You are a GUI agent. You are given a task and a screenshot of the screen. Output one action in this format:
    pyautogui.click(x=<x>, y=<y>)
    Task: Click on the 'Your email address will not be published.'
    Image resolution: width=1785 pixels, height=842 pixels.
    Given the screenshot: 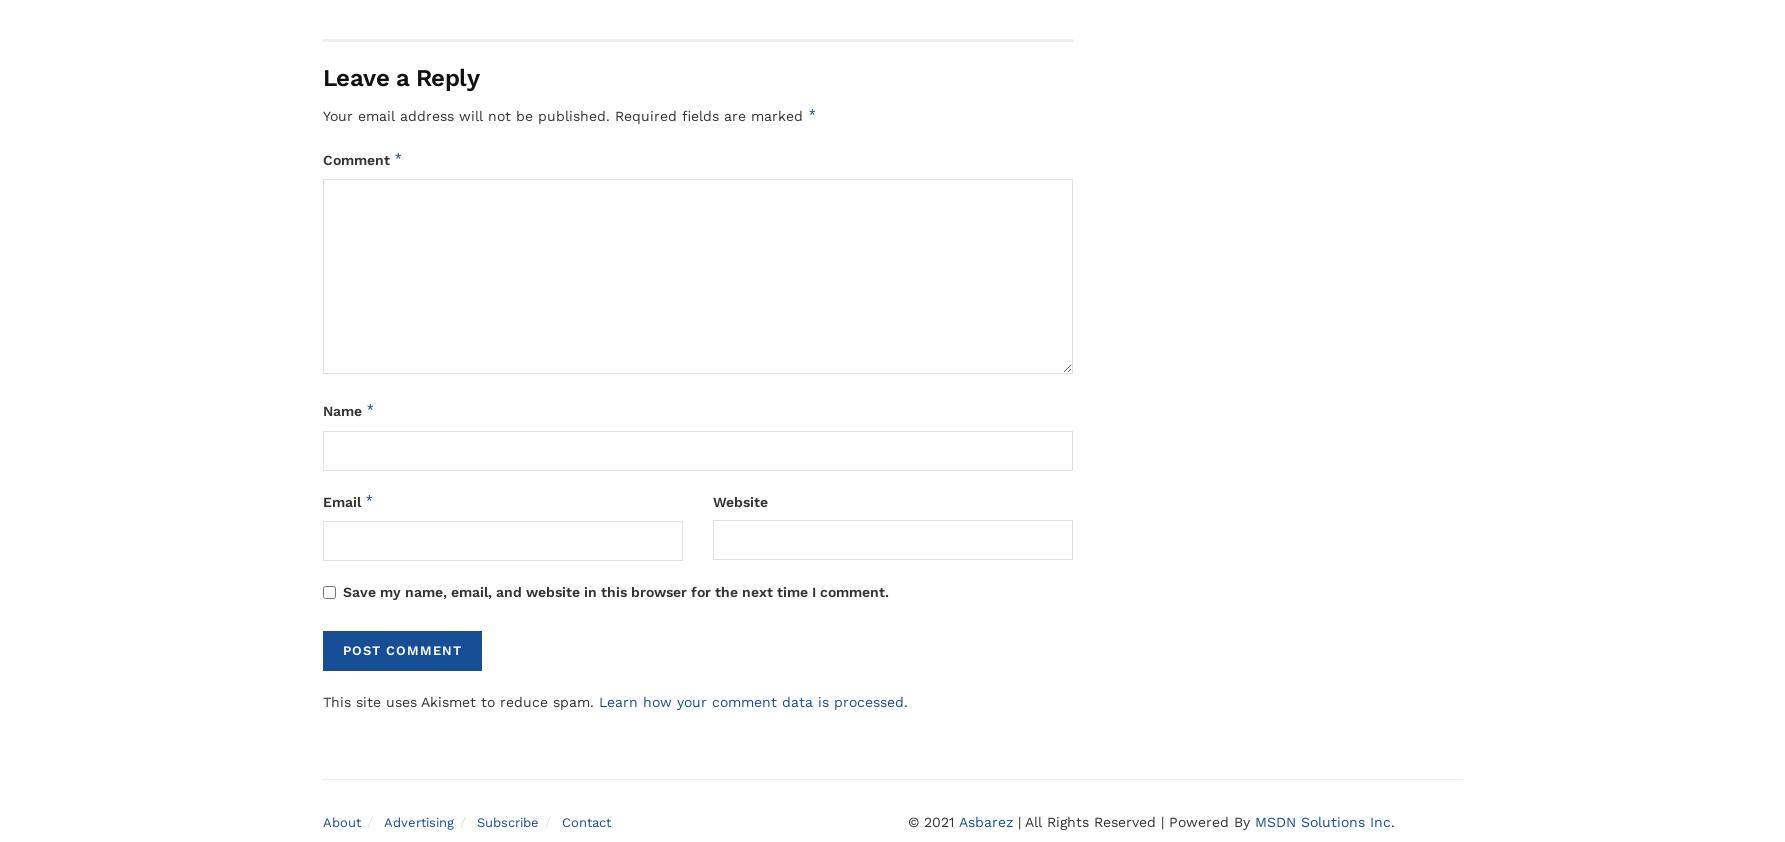 What is the action you would take?
    pyautogui.click(x=464, y=115)
    